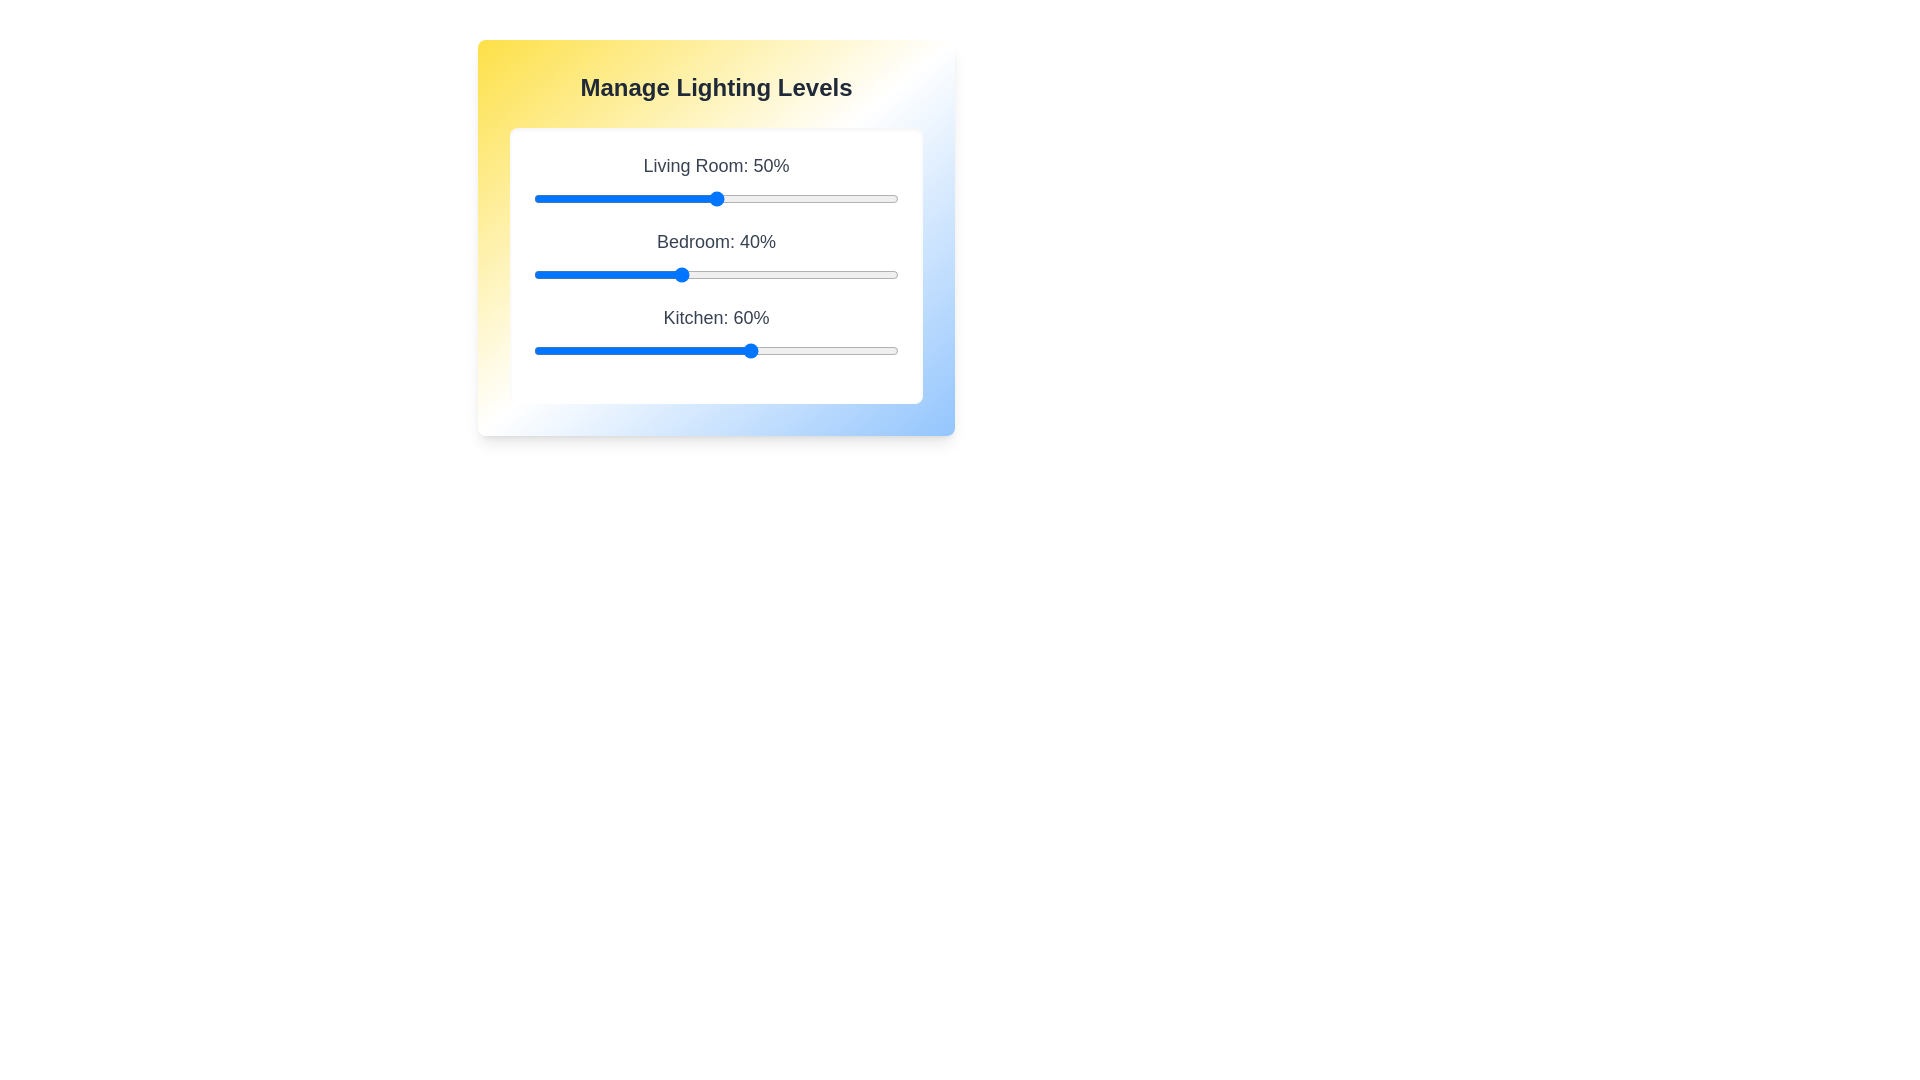 The width and height of the screenshot is (1920, 1080). I want to click on the Kitchen lighting level to 60% using the slider, so click(752, 350).